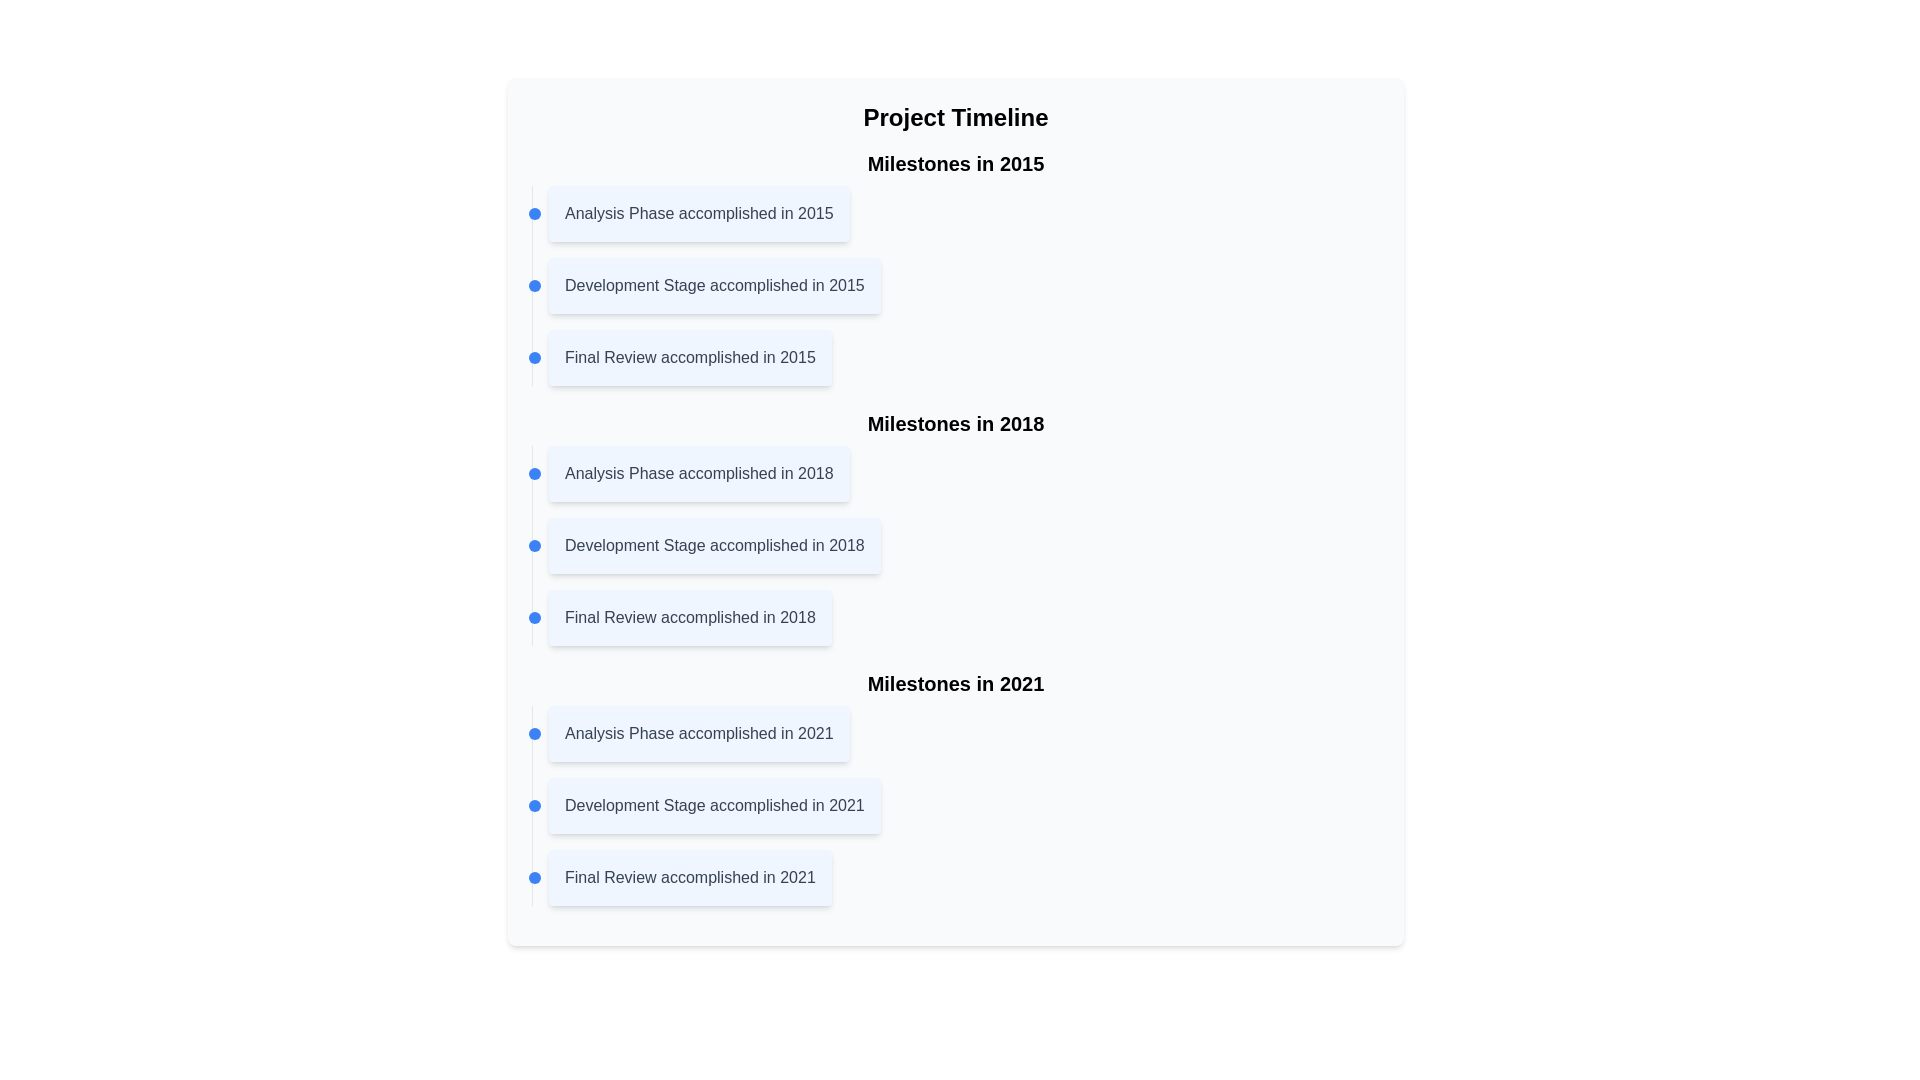 This screenshot has width=1920, height=1080. I want to click on the static label that indicates 'Development Stage accomplished in 2015', located in the 'Milestones in 2015' section of the timeline, so click(714, 285).